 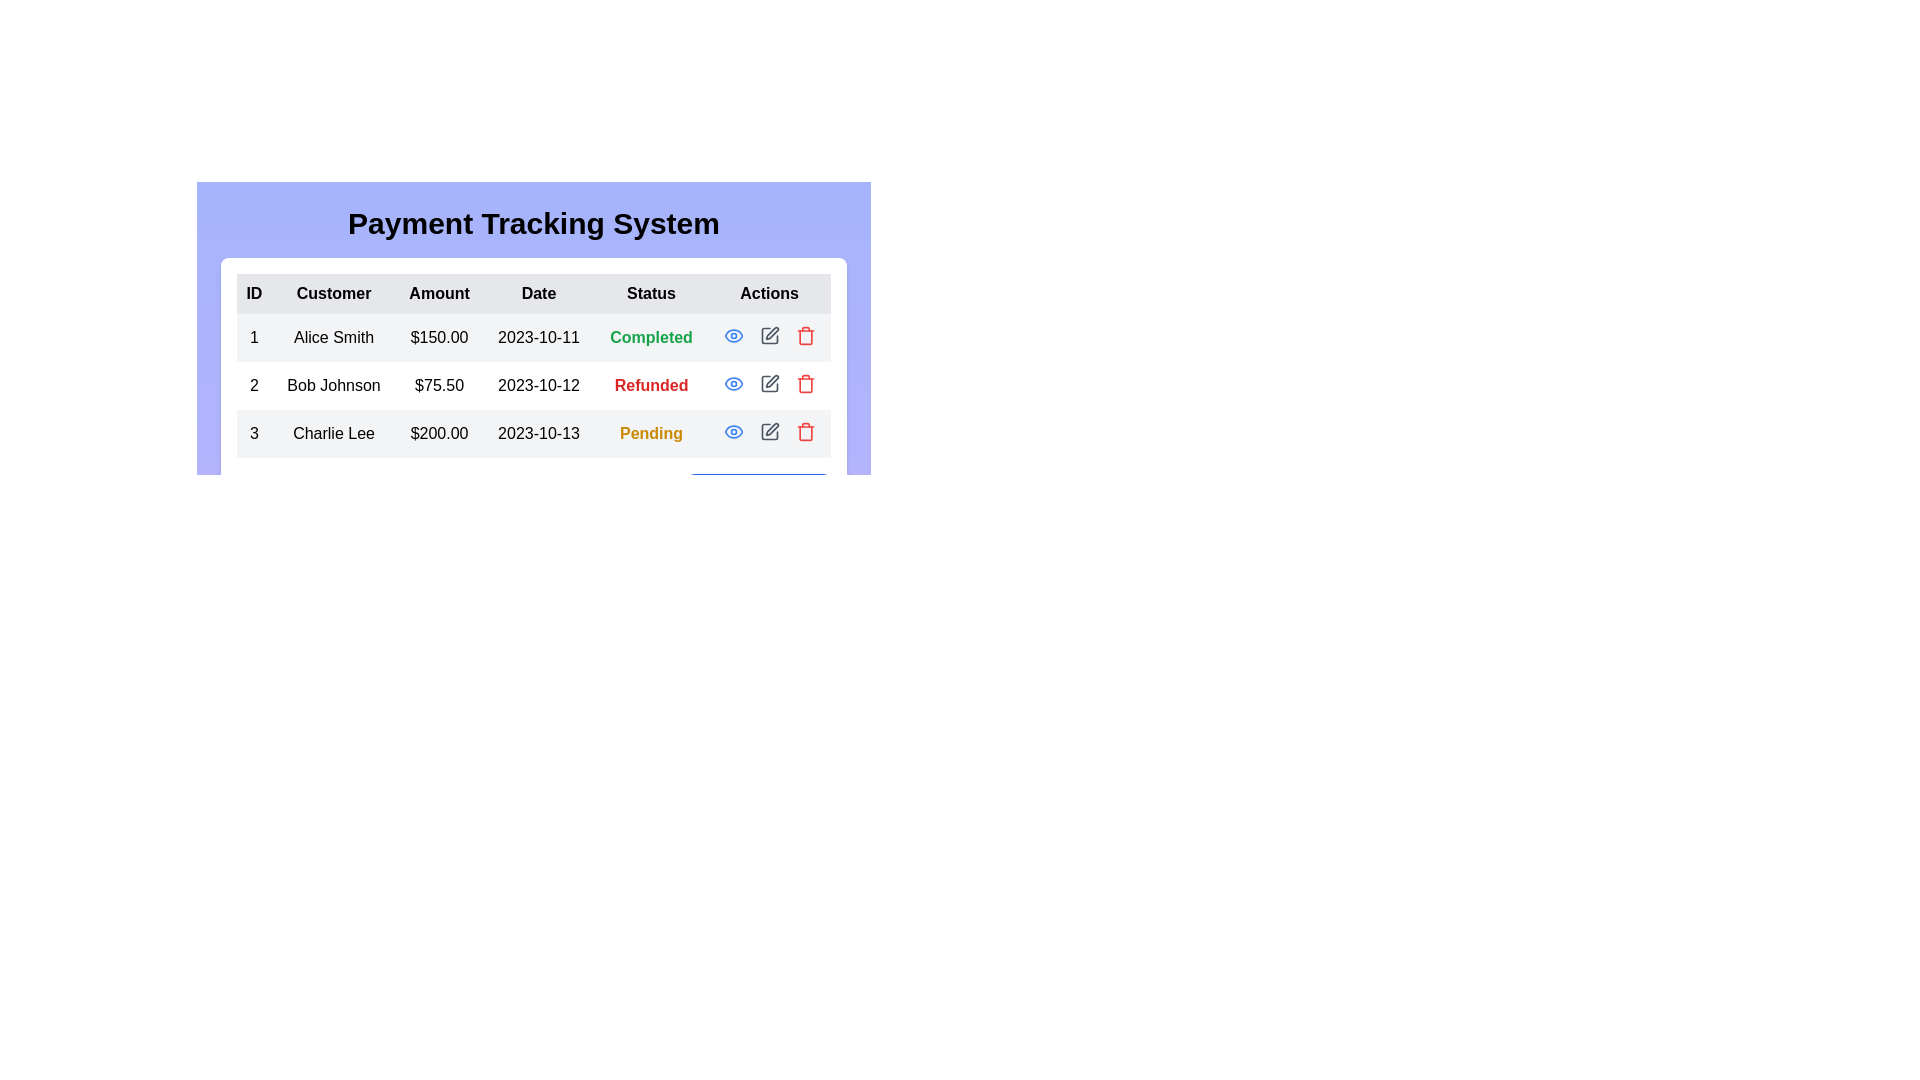 I want to click on the first row of the table, so click(x=533, y=337).